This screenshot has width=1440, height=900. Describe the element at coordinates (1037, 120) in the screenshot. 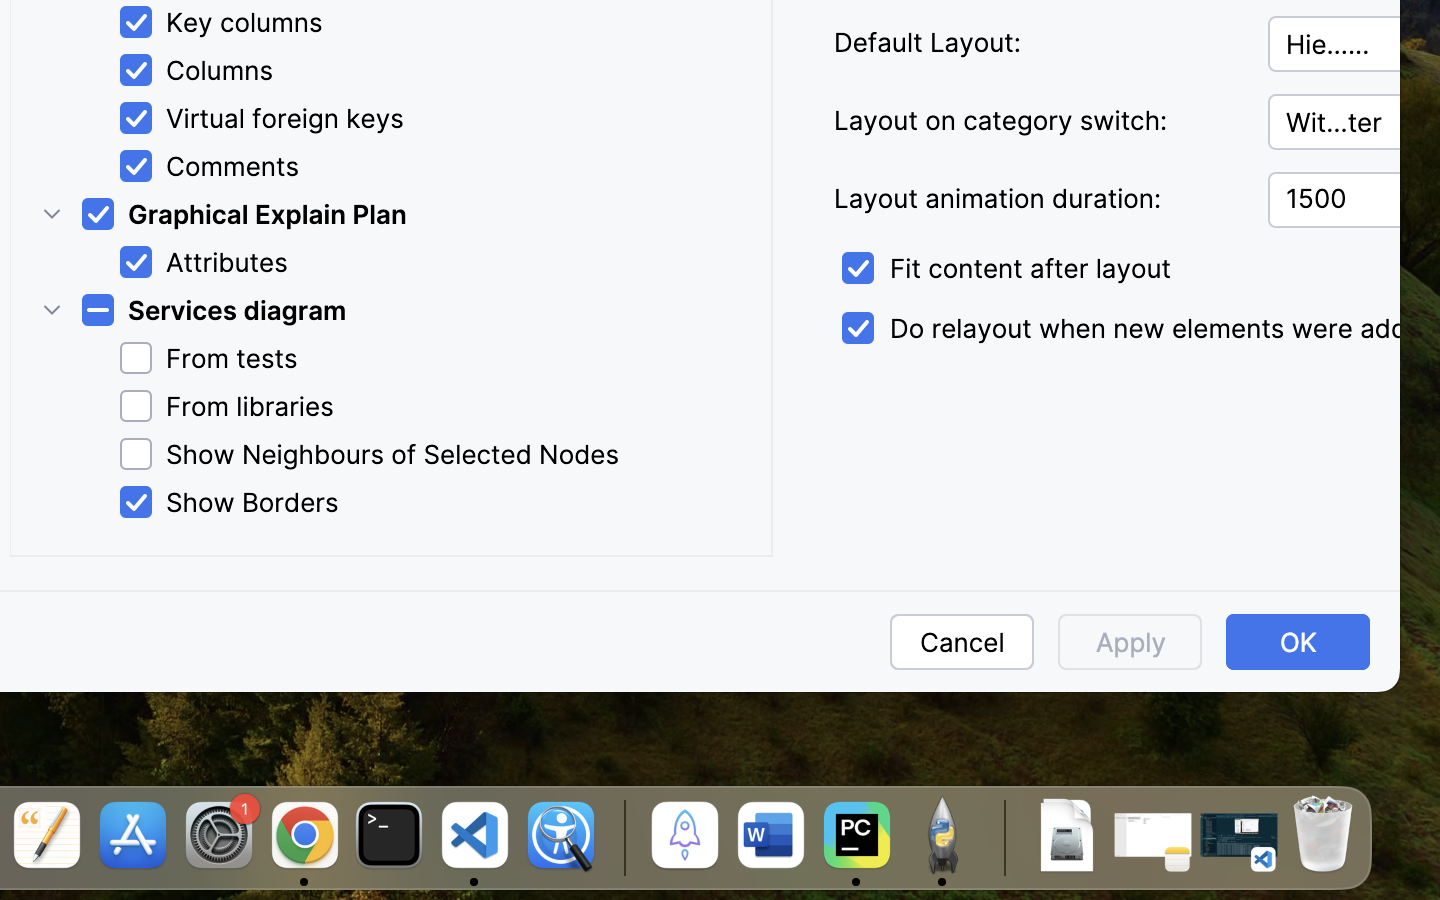

I see `'Layout on category switch:'` at that location.